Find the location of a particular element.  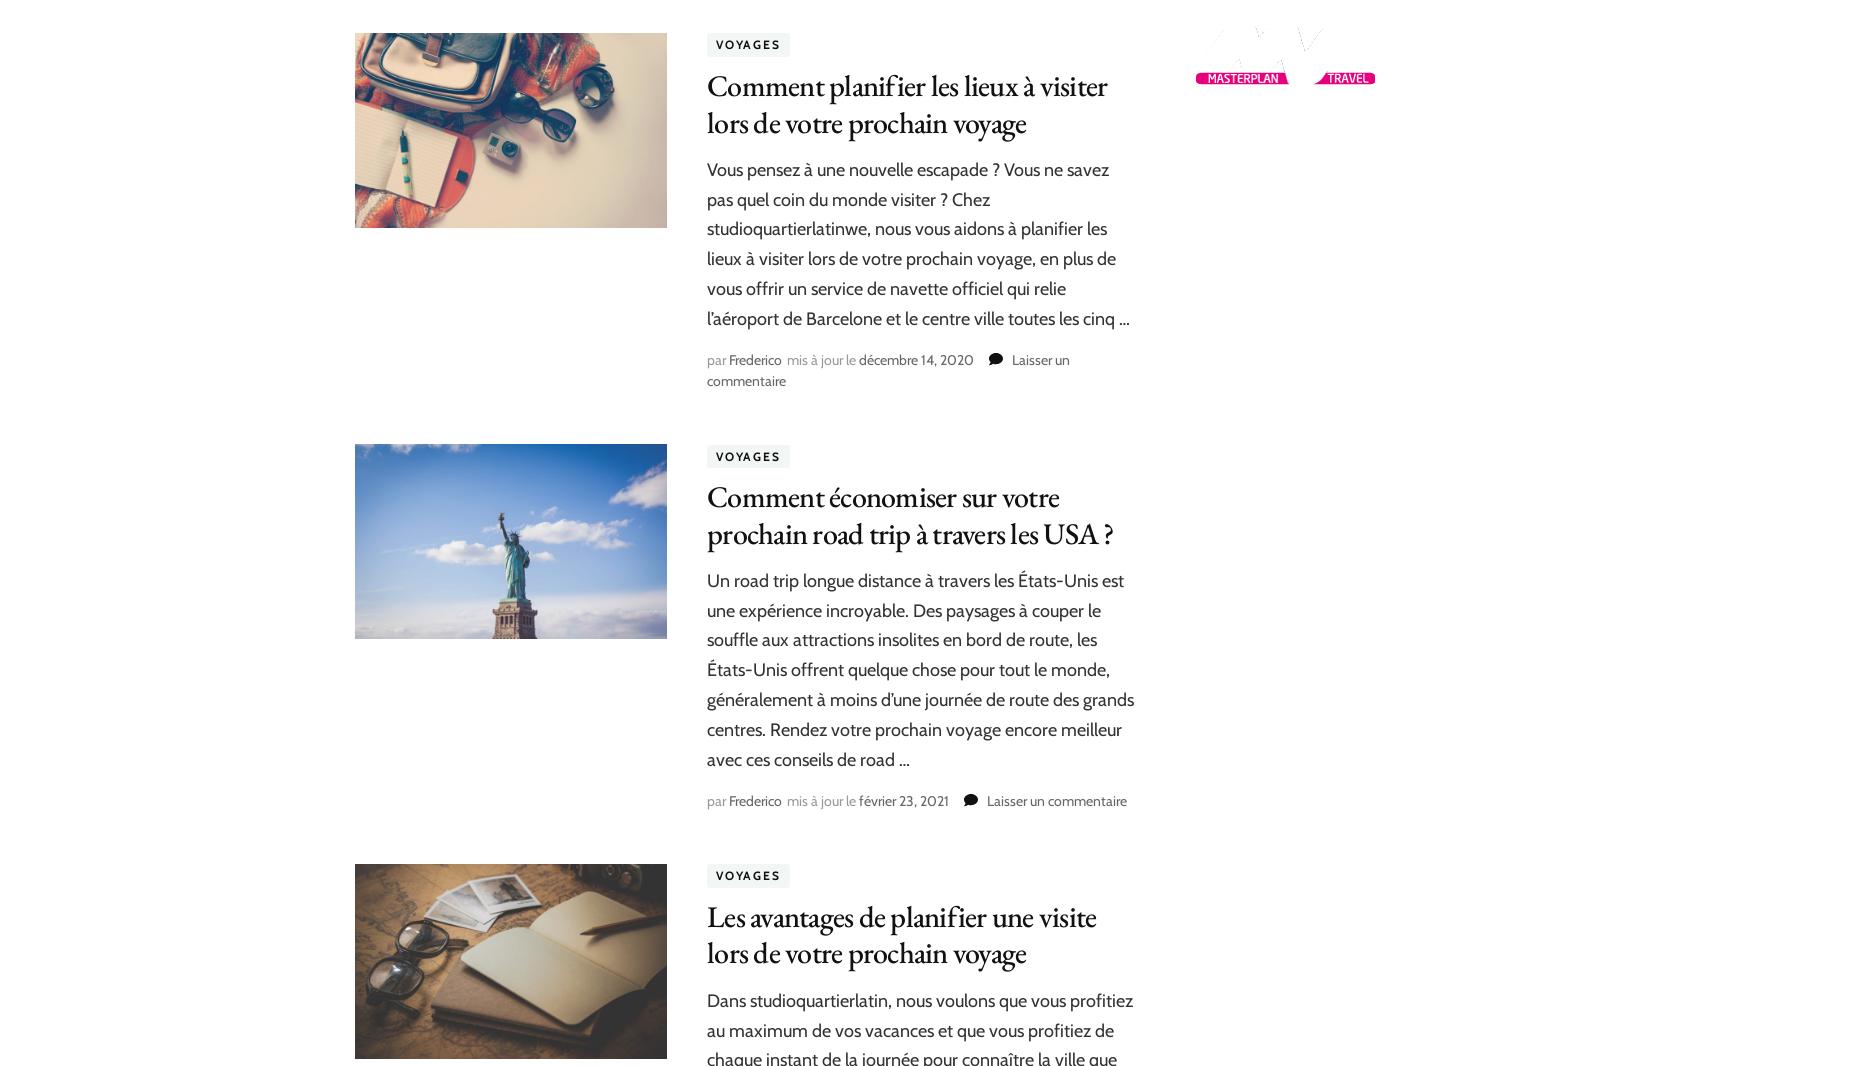

'Comment planifier les lieux à visiter lors de votre prochain voyage' is located at coordinates (907, 102).